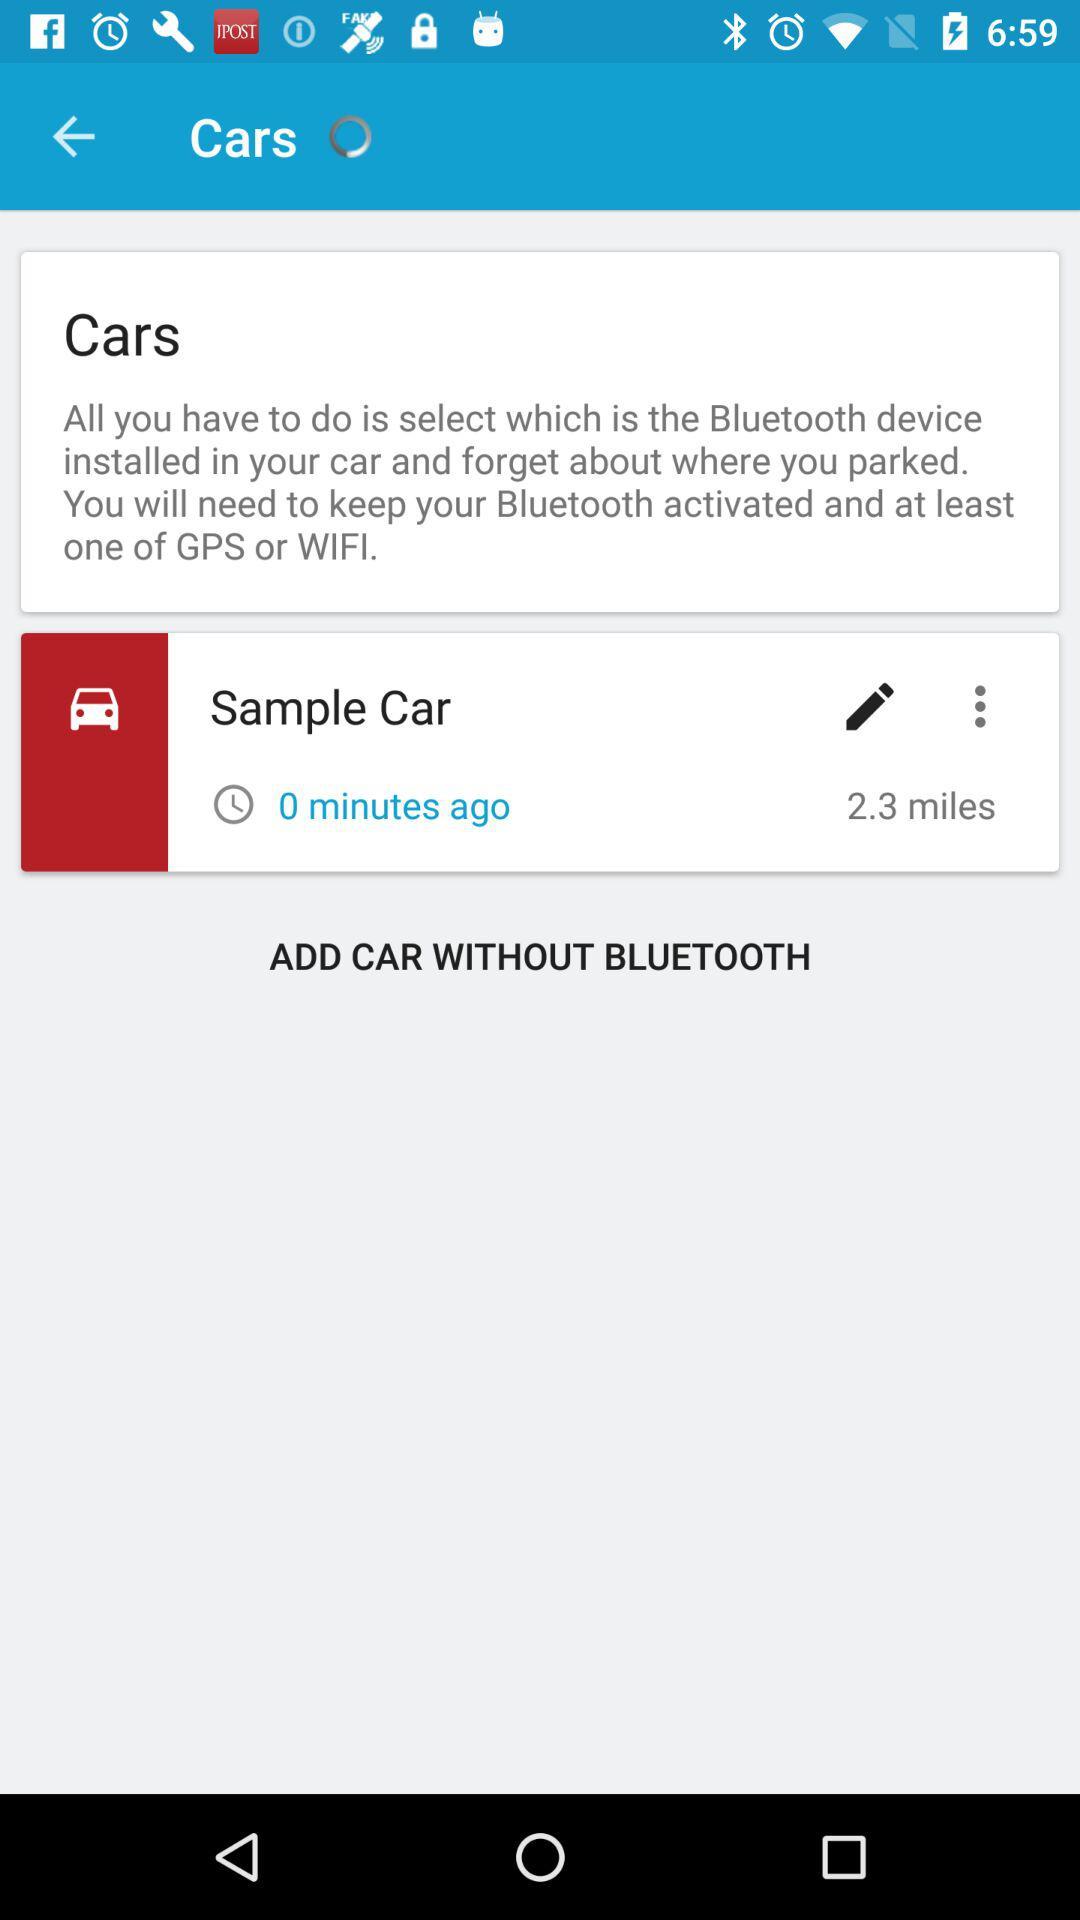  Describe the element at coordinates (540, 751) in the screenshot. I see `sample car` at that location.